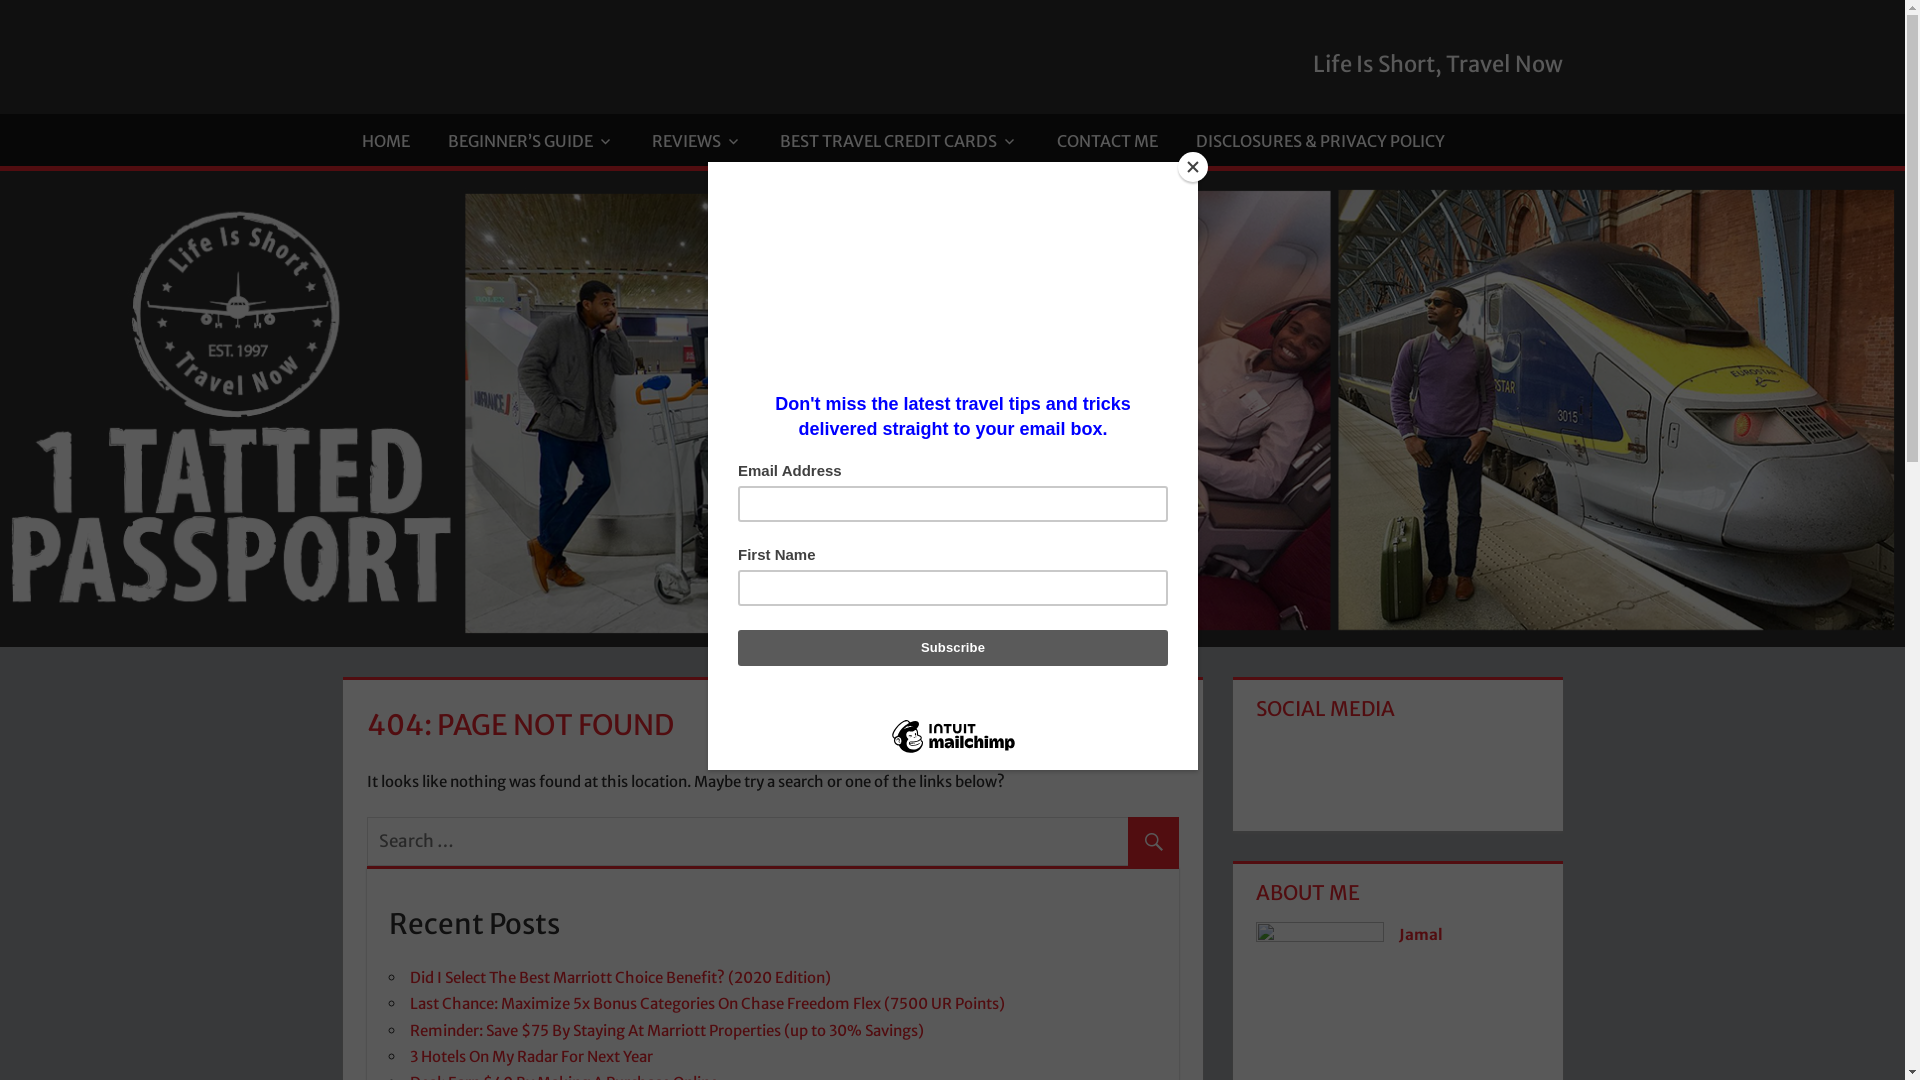  Describe the element at coordinates (384, 138) in the screenshot. I see `'HOME'` at that location.